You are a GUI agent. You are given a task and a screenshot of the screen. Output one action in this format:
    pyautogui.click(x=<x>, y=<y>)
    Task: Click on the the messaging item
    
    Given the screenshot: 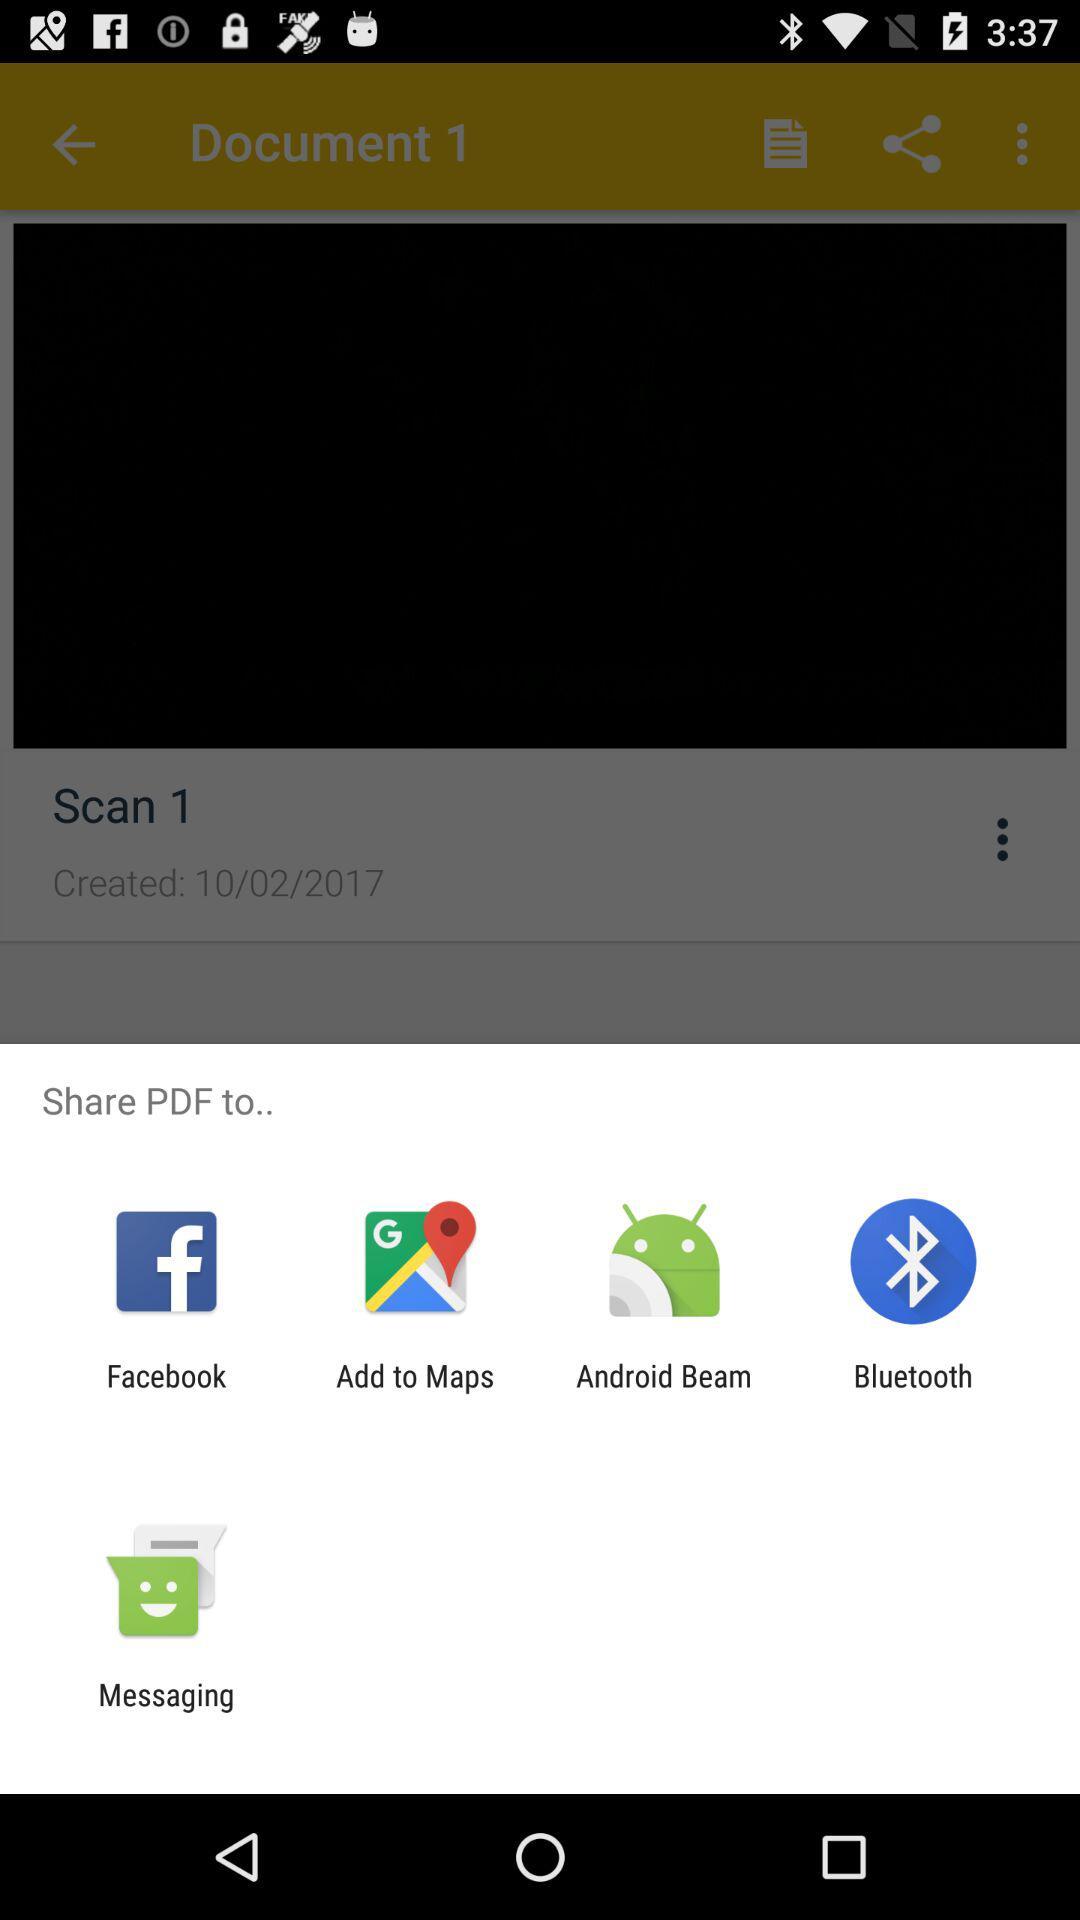 What is the action you would take?
    pyautogui.click(x=165, y=1711)
    